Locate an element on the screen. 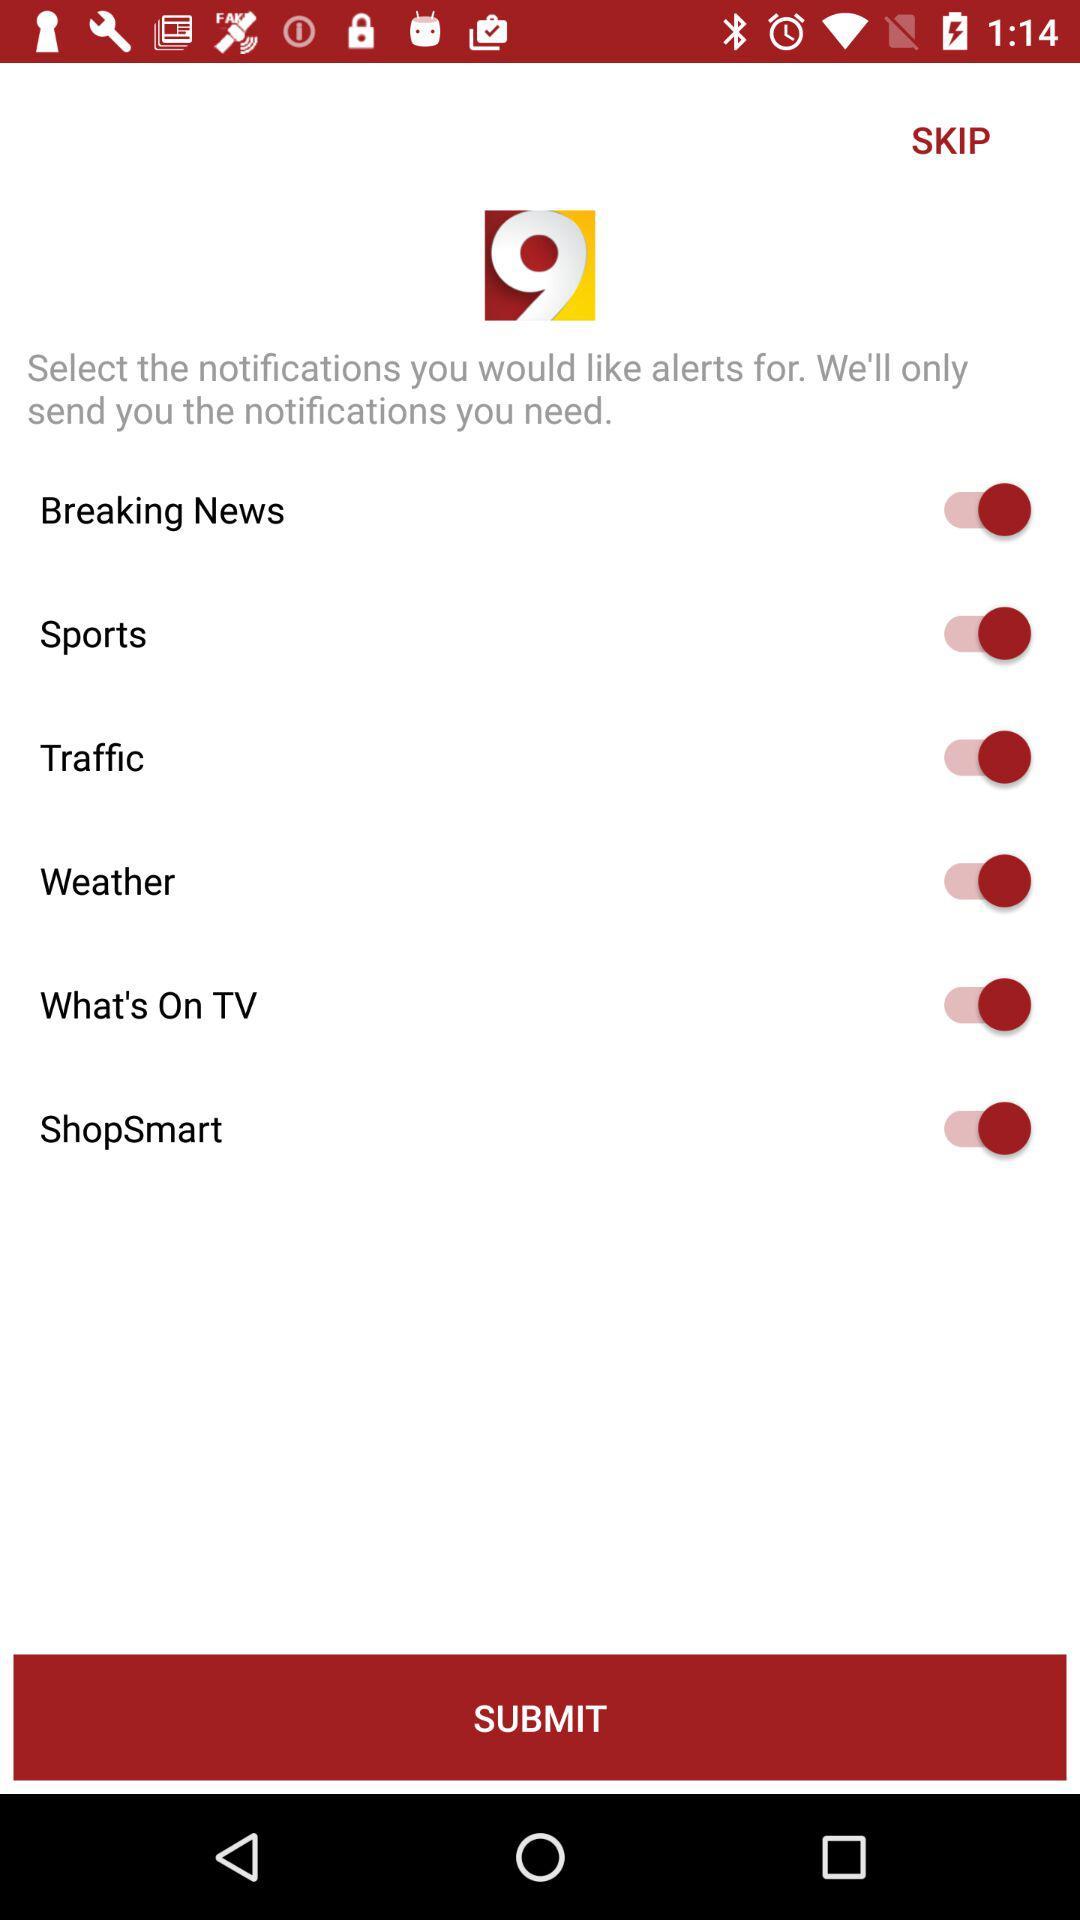 The image size is (1080, 1920). show traffic slider is located at coordinates (977, 756).